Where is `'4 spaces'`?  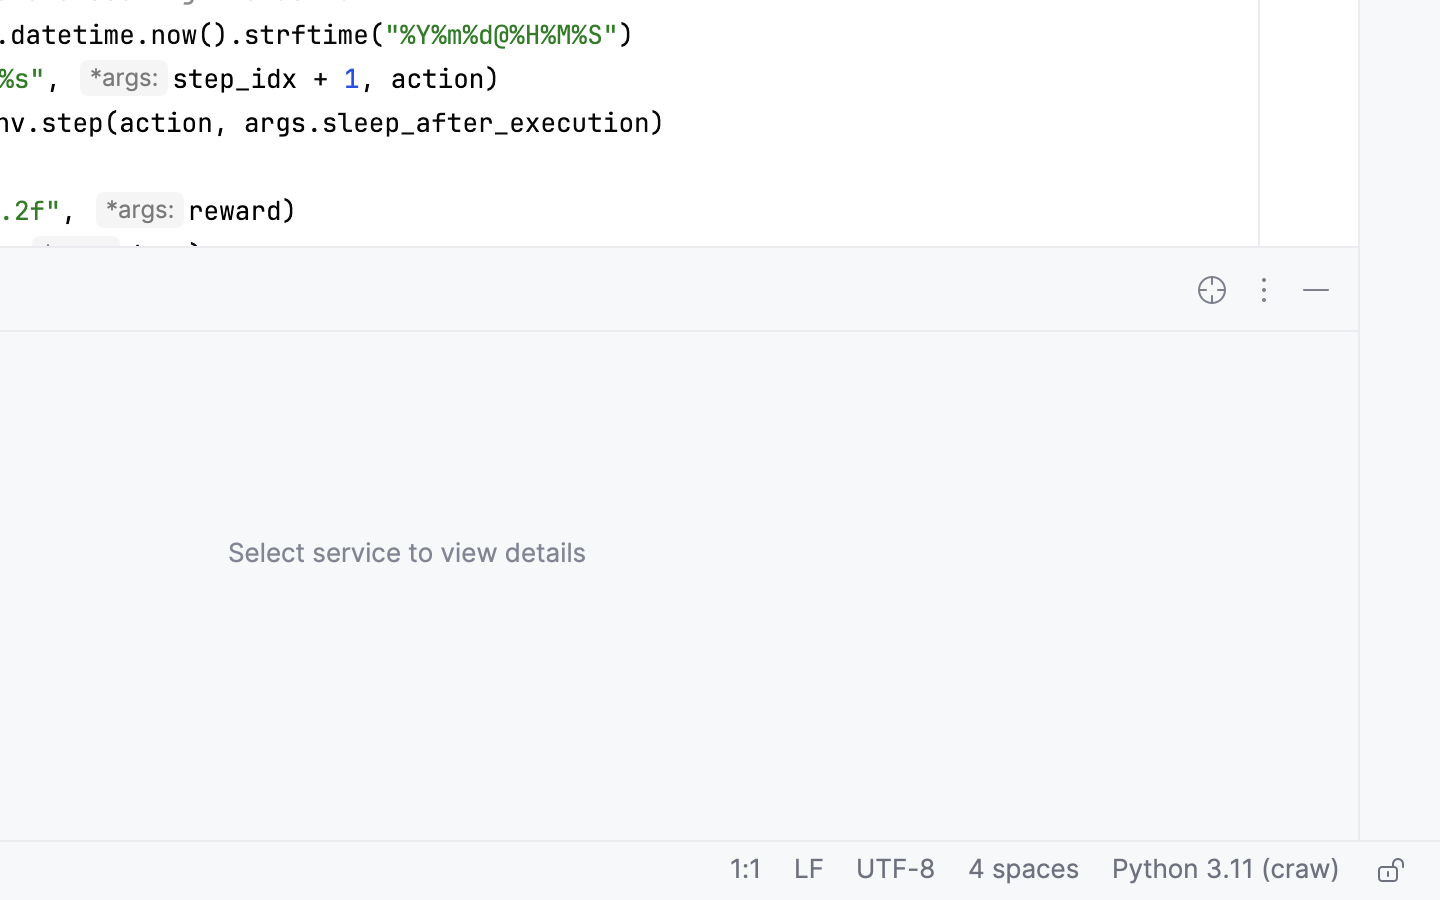
'4 spaces' is located at coordinates (1023, 871).